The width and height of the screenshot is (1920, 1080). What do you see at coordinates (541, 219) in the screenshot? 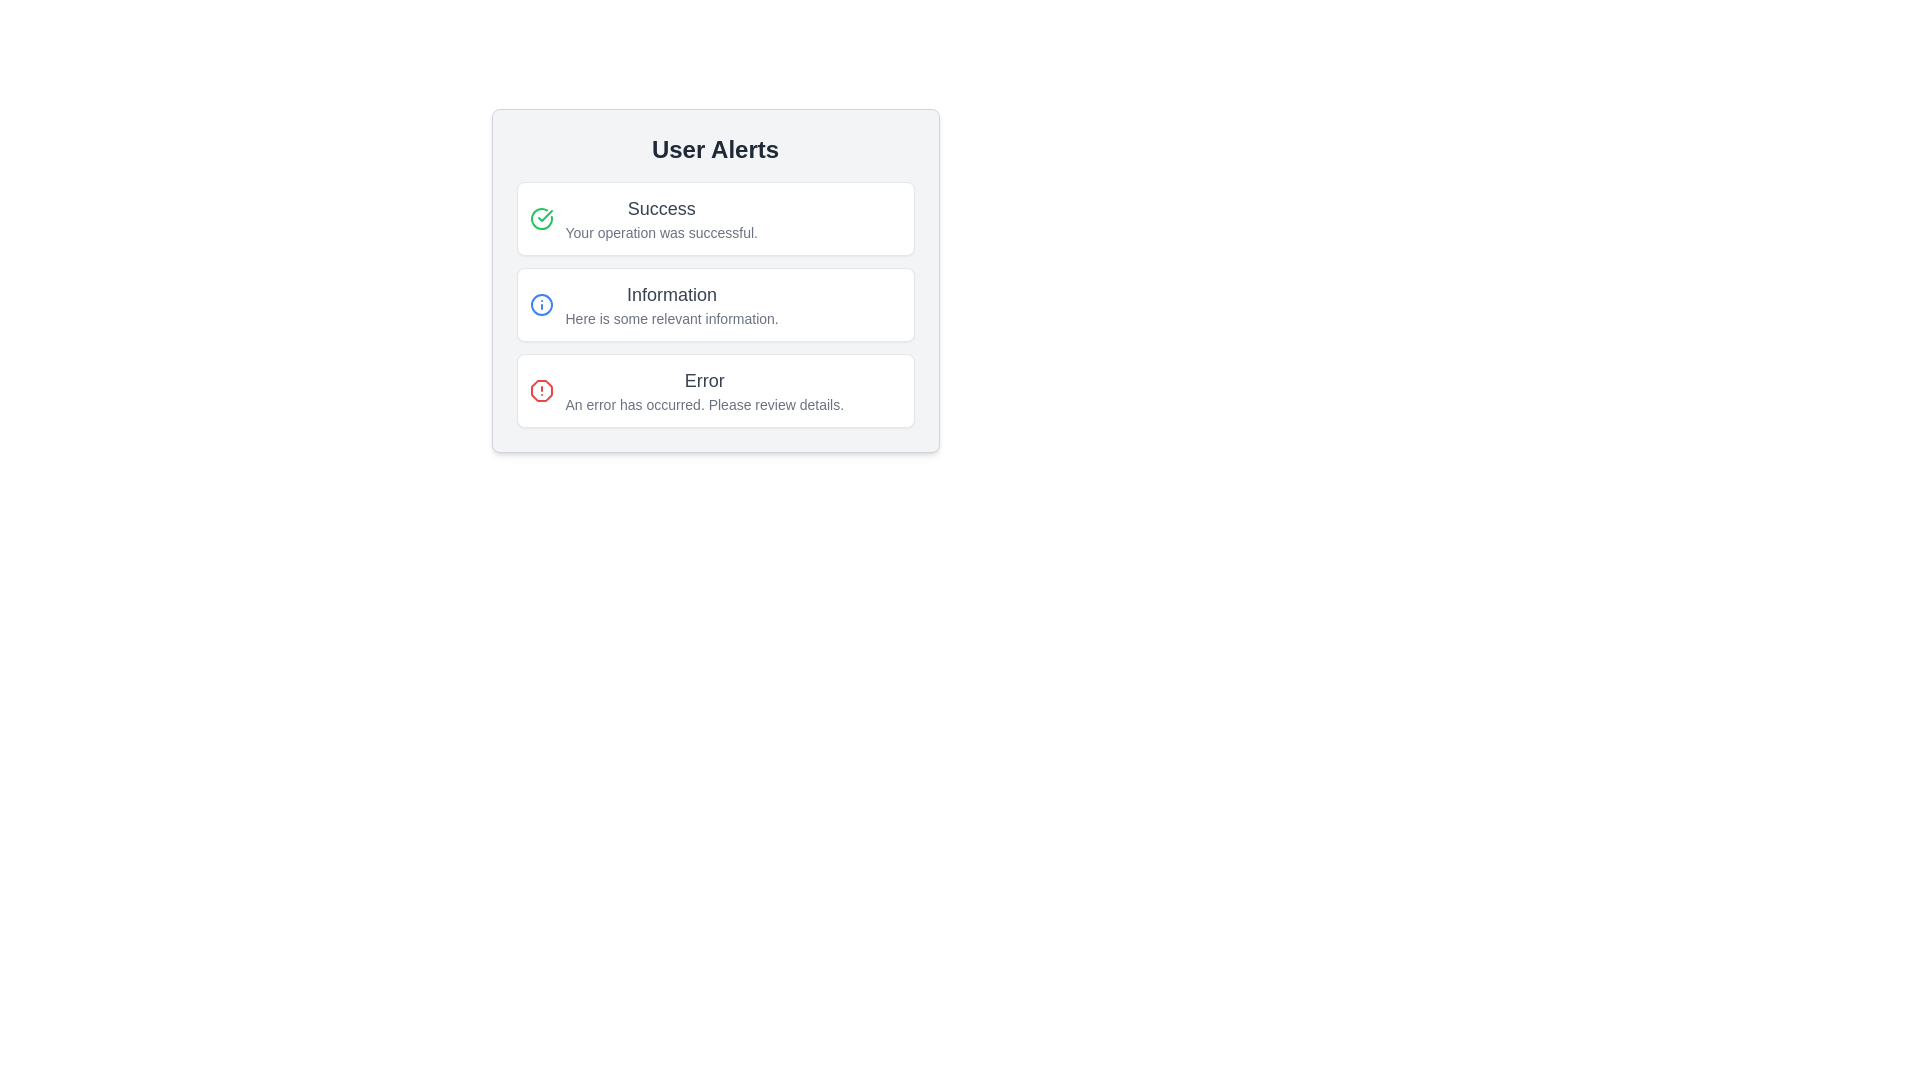
I see `the green checkmark icon that is prominently positioned to the left of the 'Success' alert text, indicating a successful operation` at bounding box center [541, 219].